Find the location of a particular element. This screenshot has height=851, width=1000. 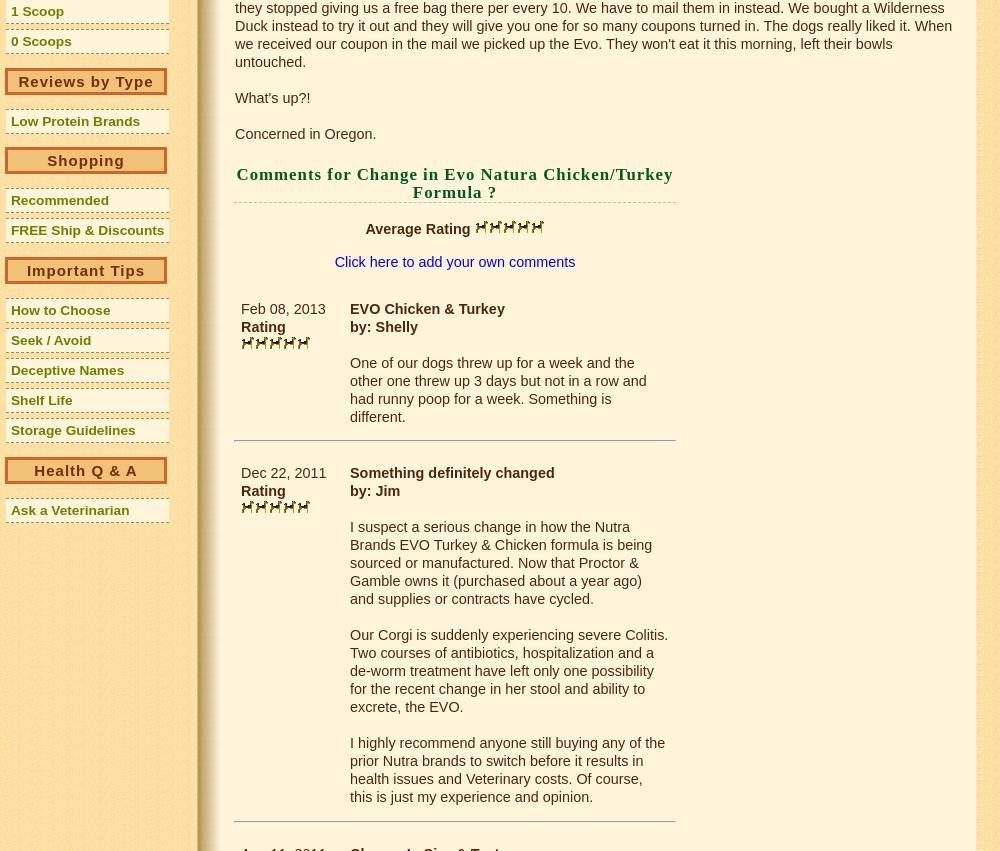

'Recommended' is located at coordinates (60, 200).